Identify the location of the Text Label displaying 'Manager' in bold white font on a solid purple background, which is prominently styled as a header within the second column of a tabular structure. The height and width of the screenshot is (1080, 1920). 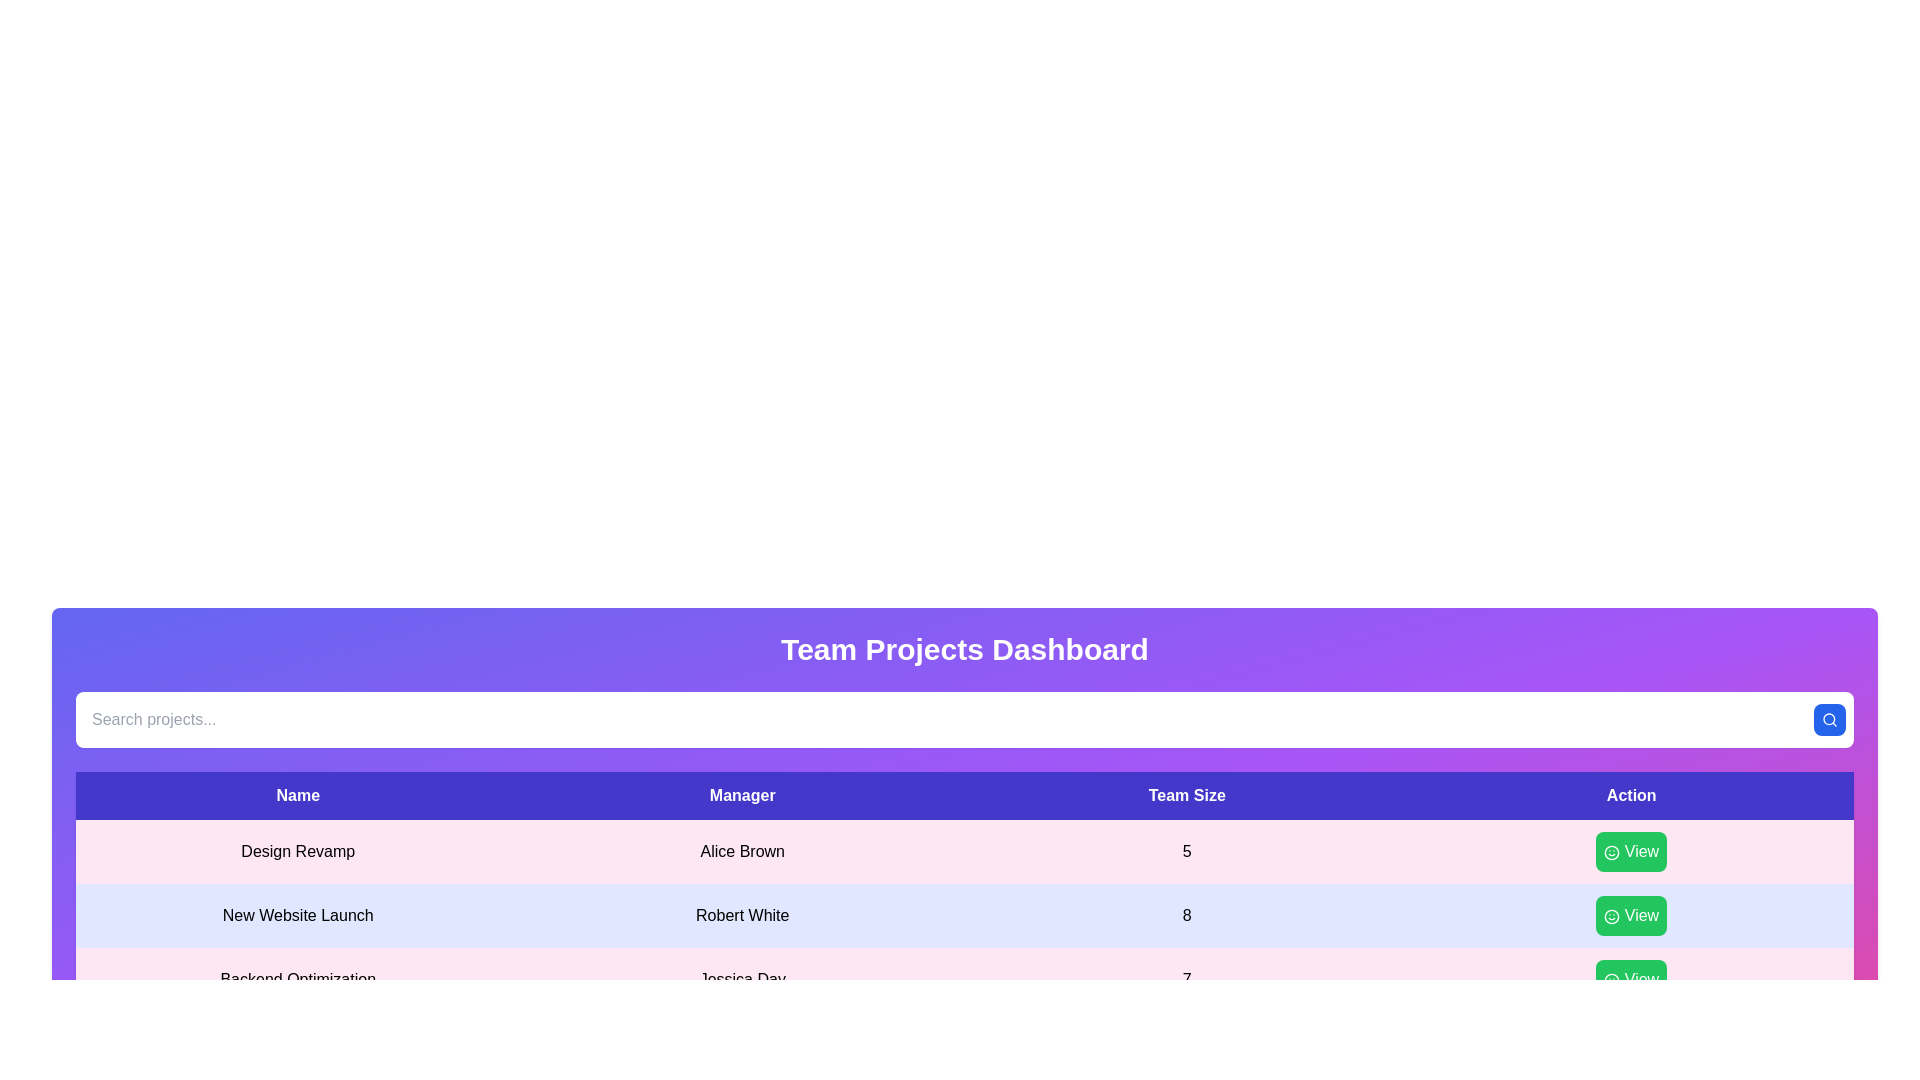
(741, 794).